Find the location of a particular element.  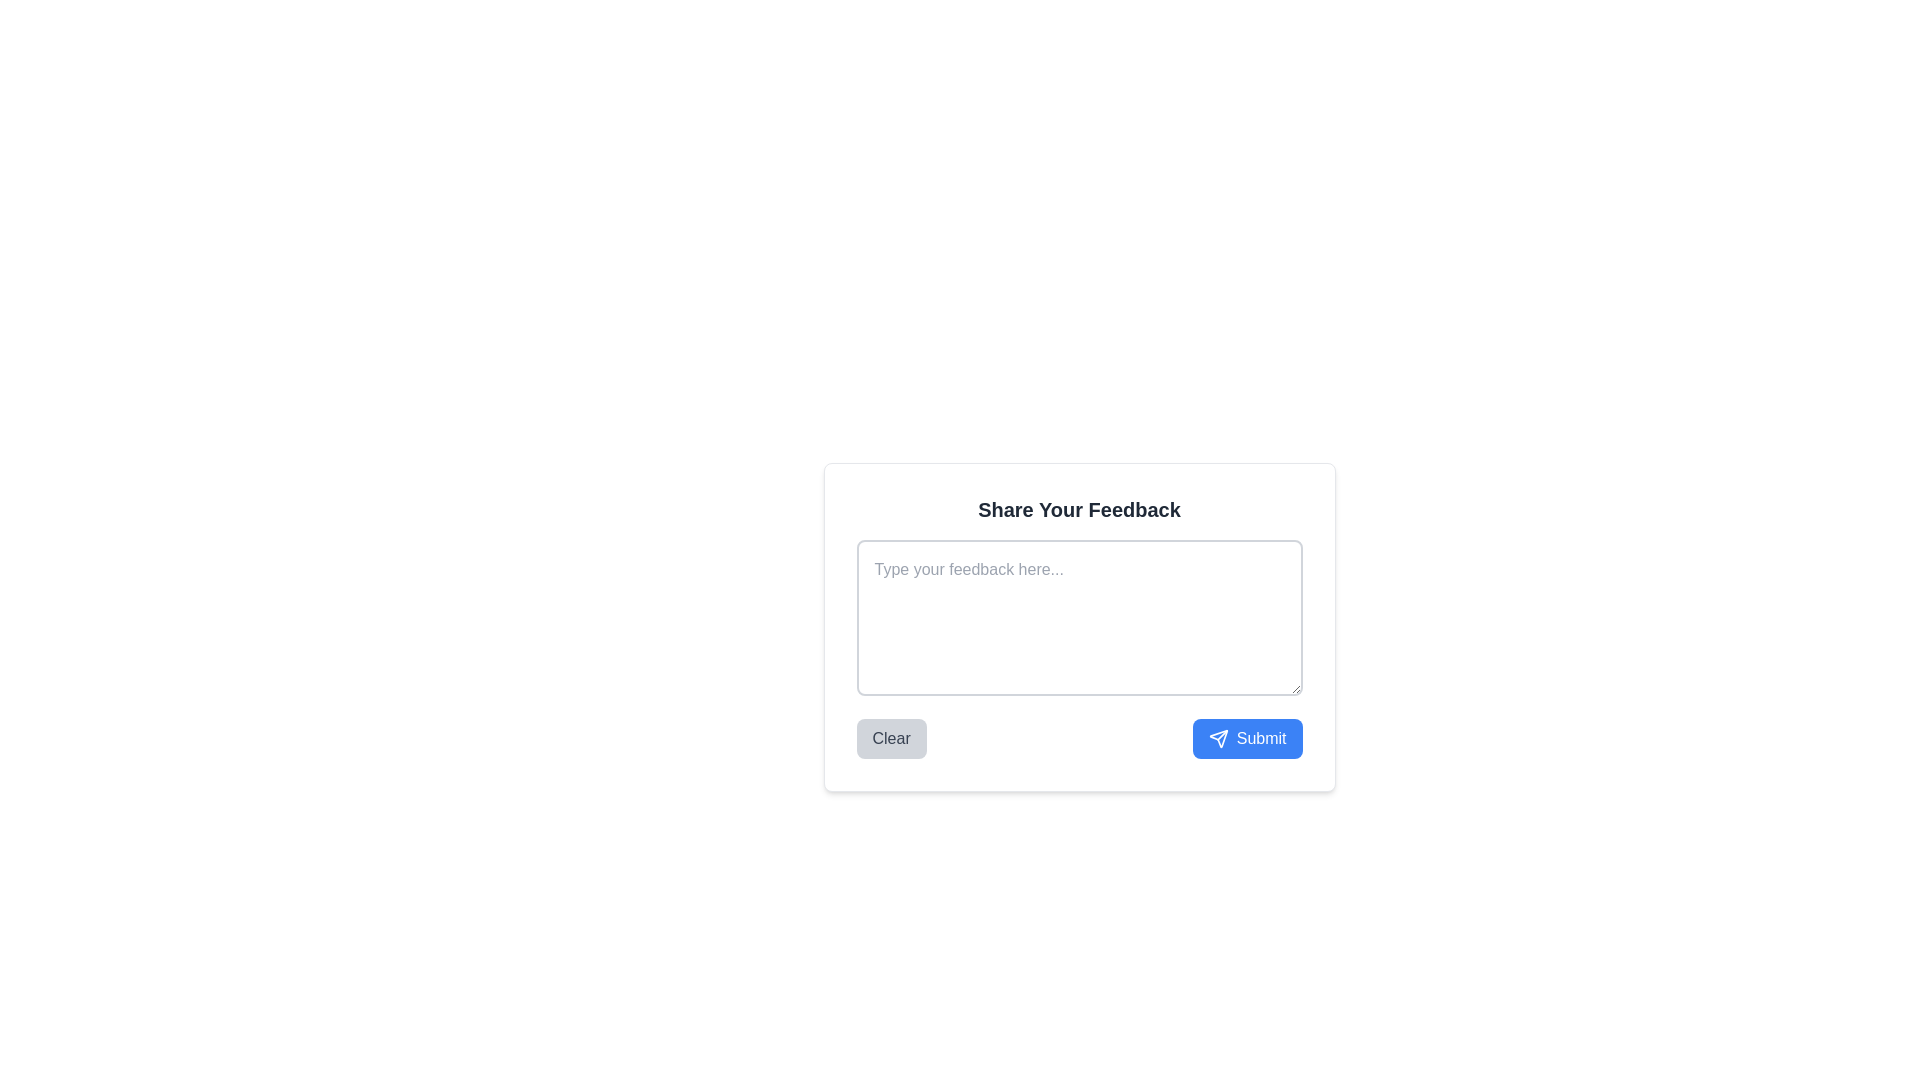

the 'Submit' button located at the bottom of the form interface is located at coordinates (1246, 739).